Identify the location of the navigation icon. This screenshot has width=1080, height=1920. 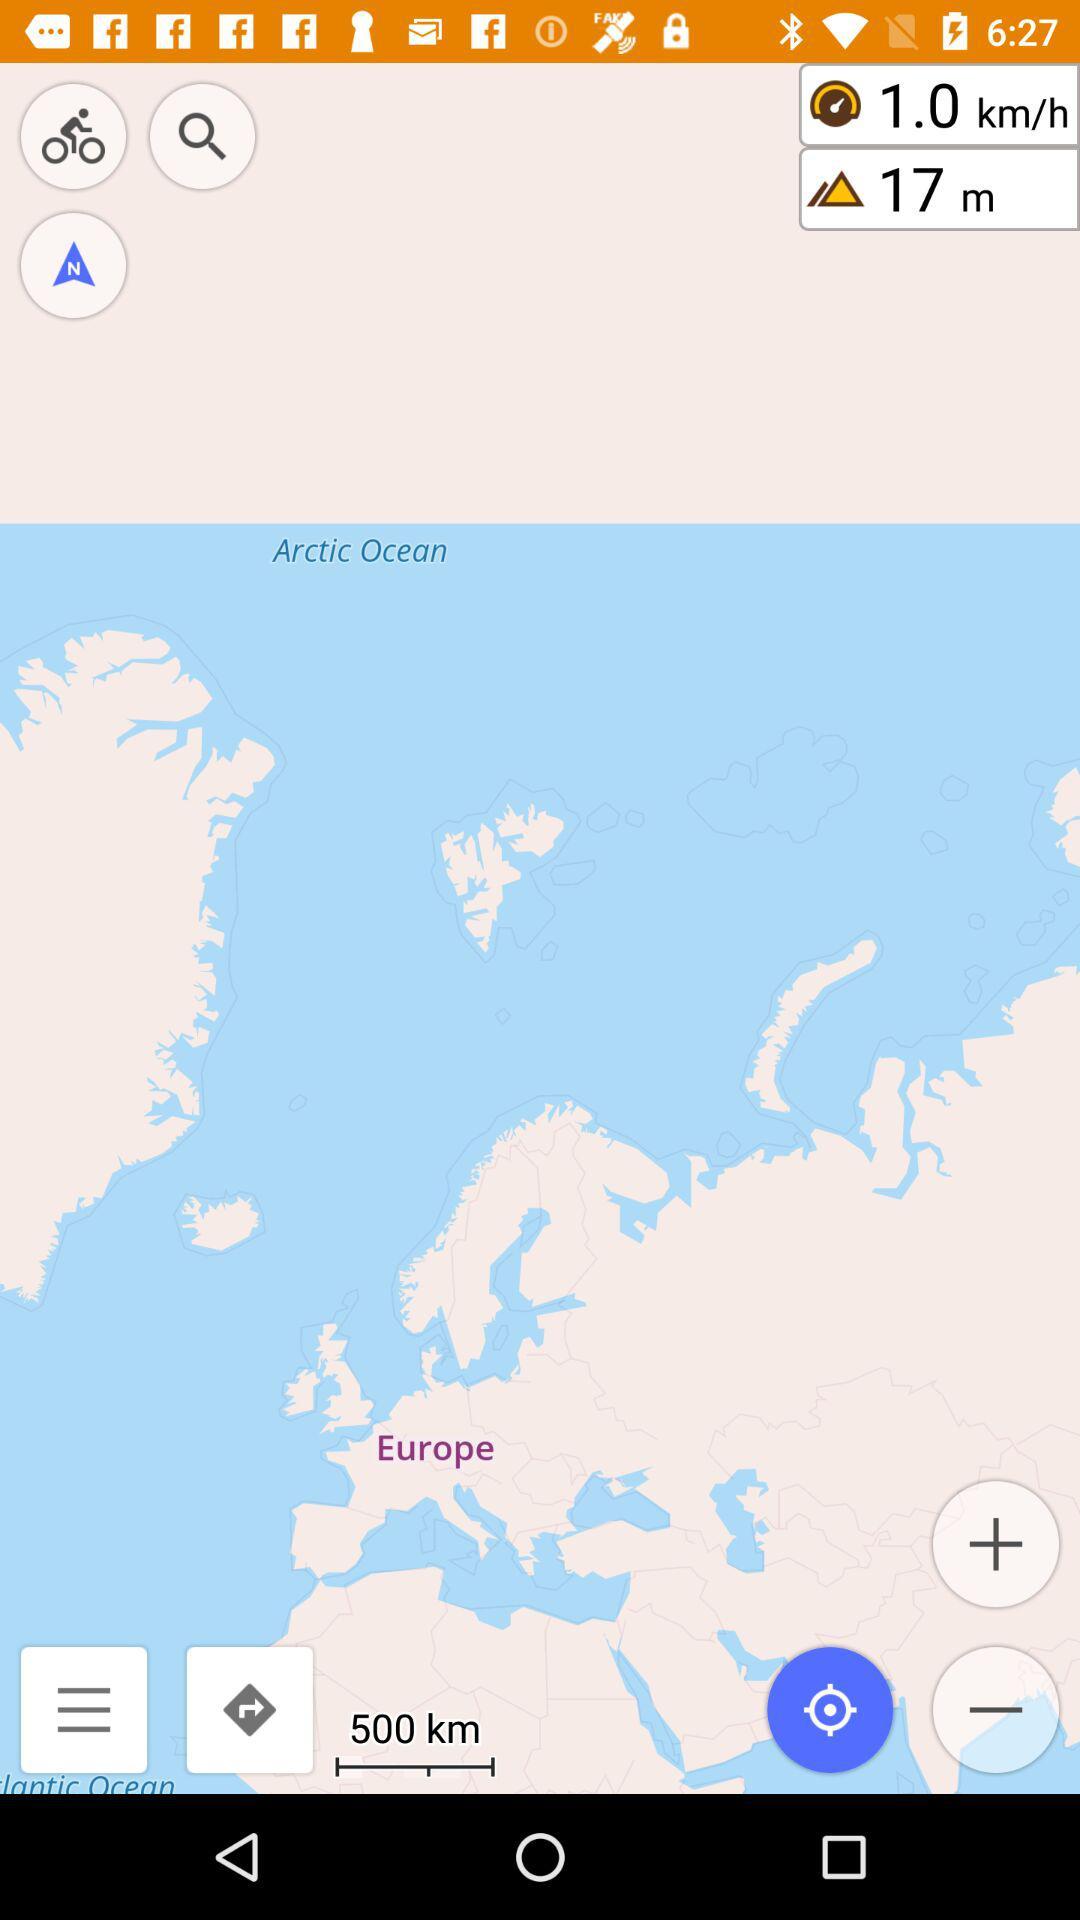
(72, 264).